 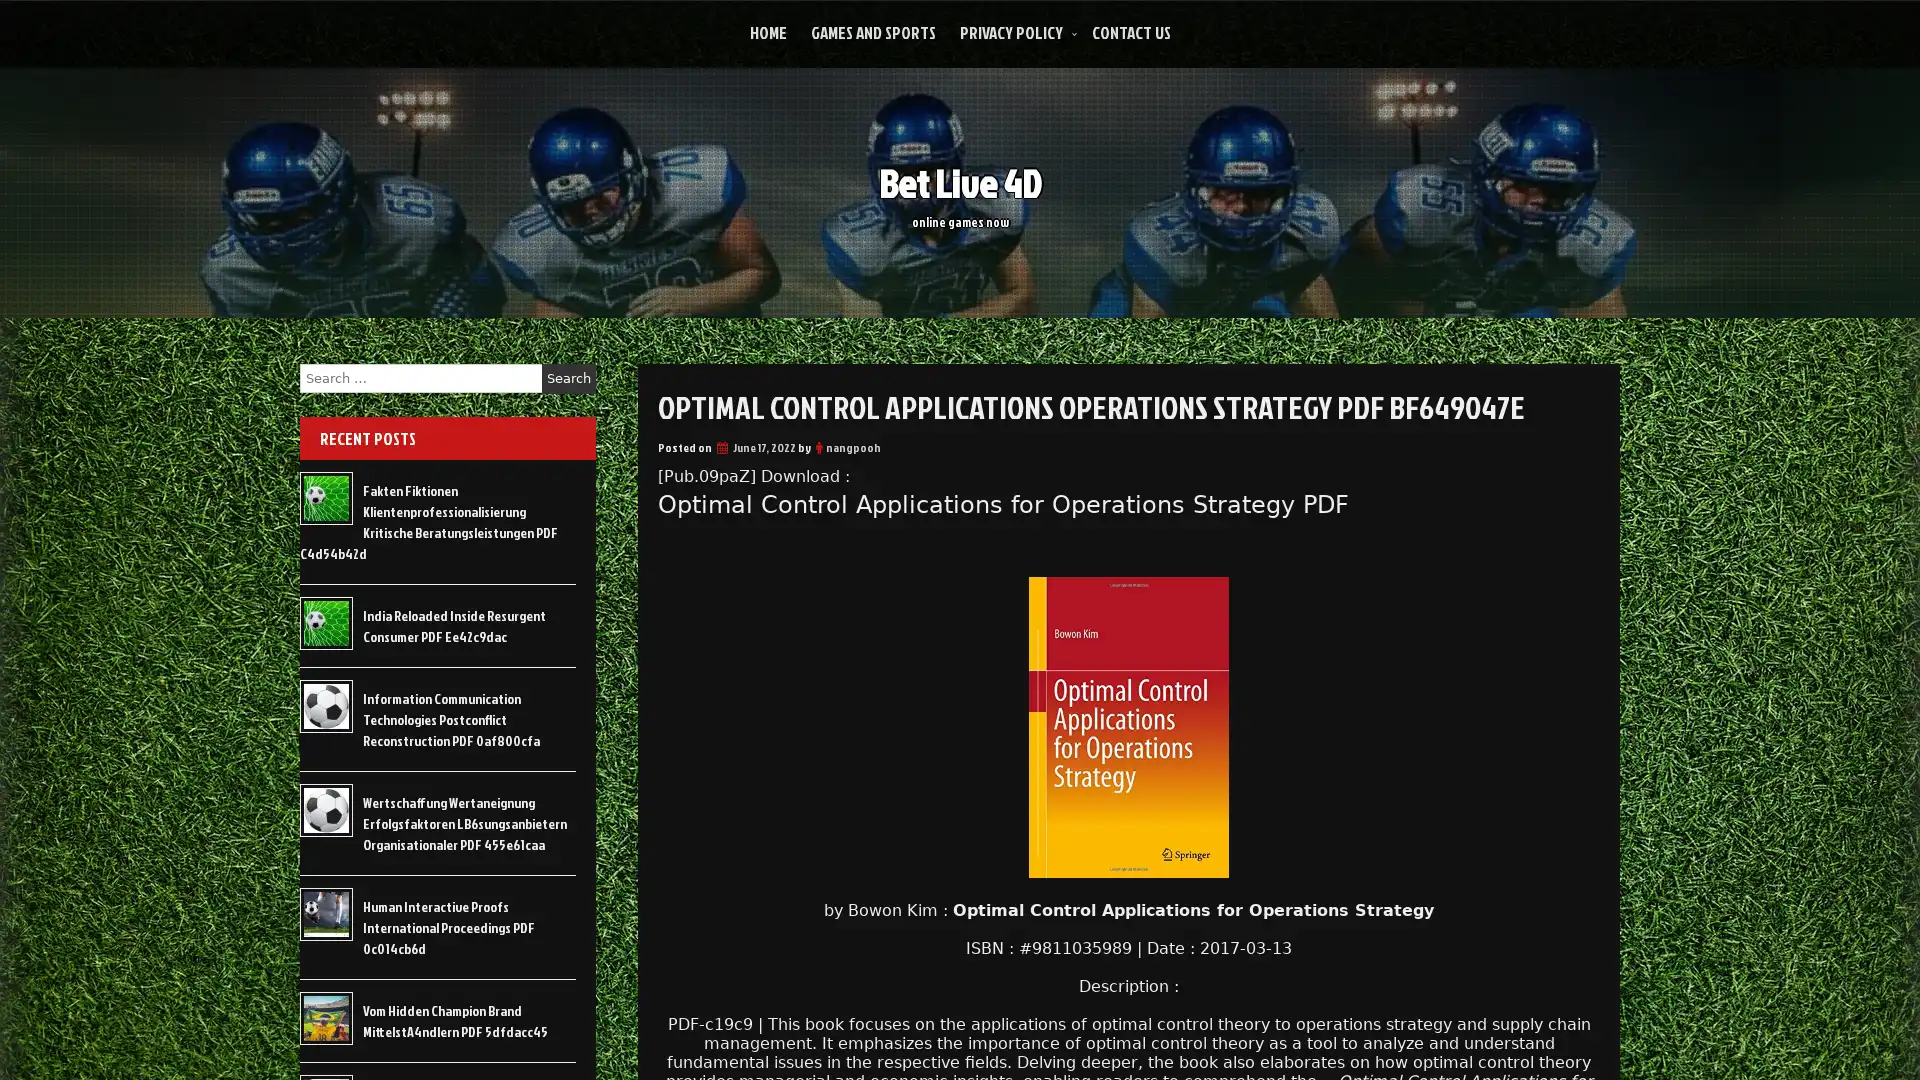 I want to click on Search, so click(x=568, y=378).